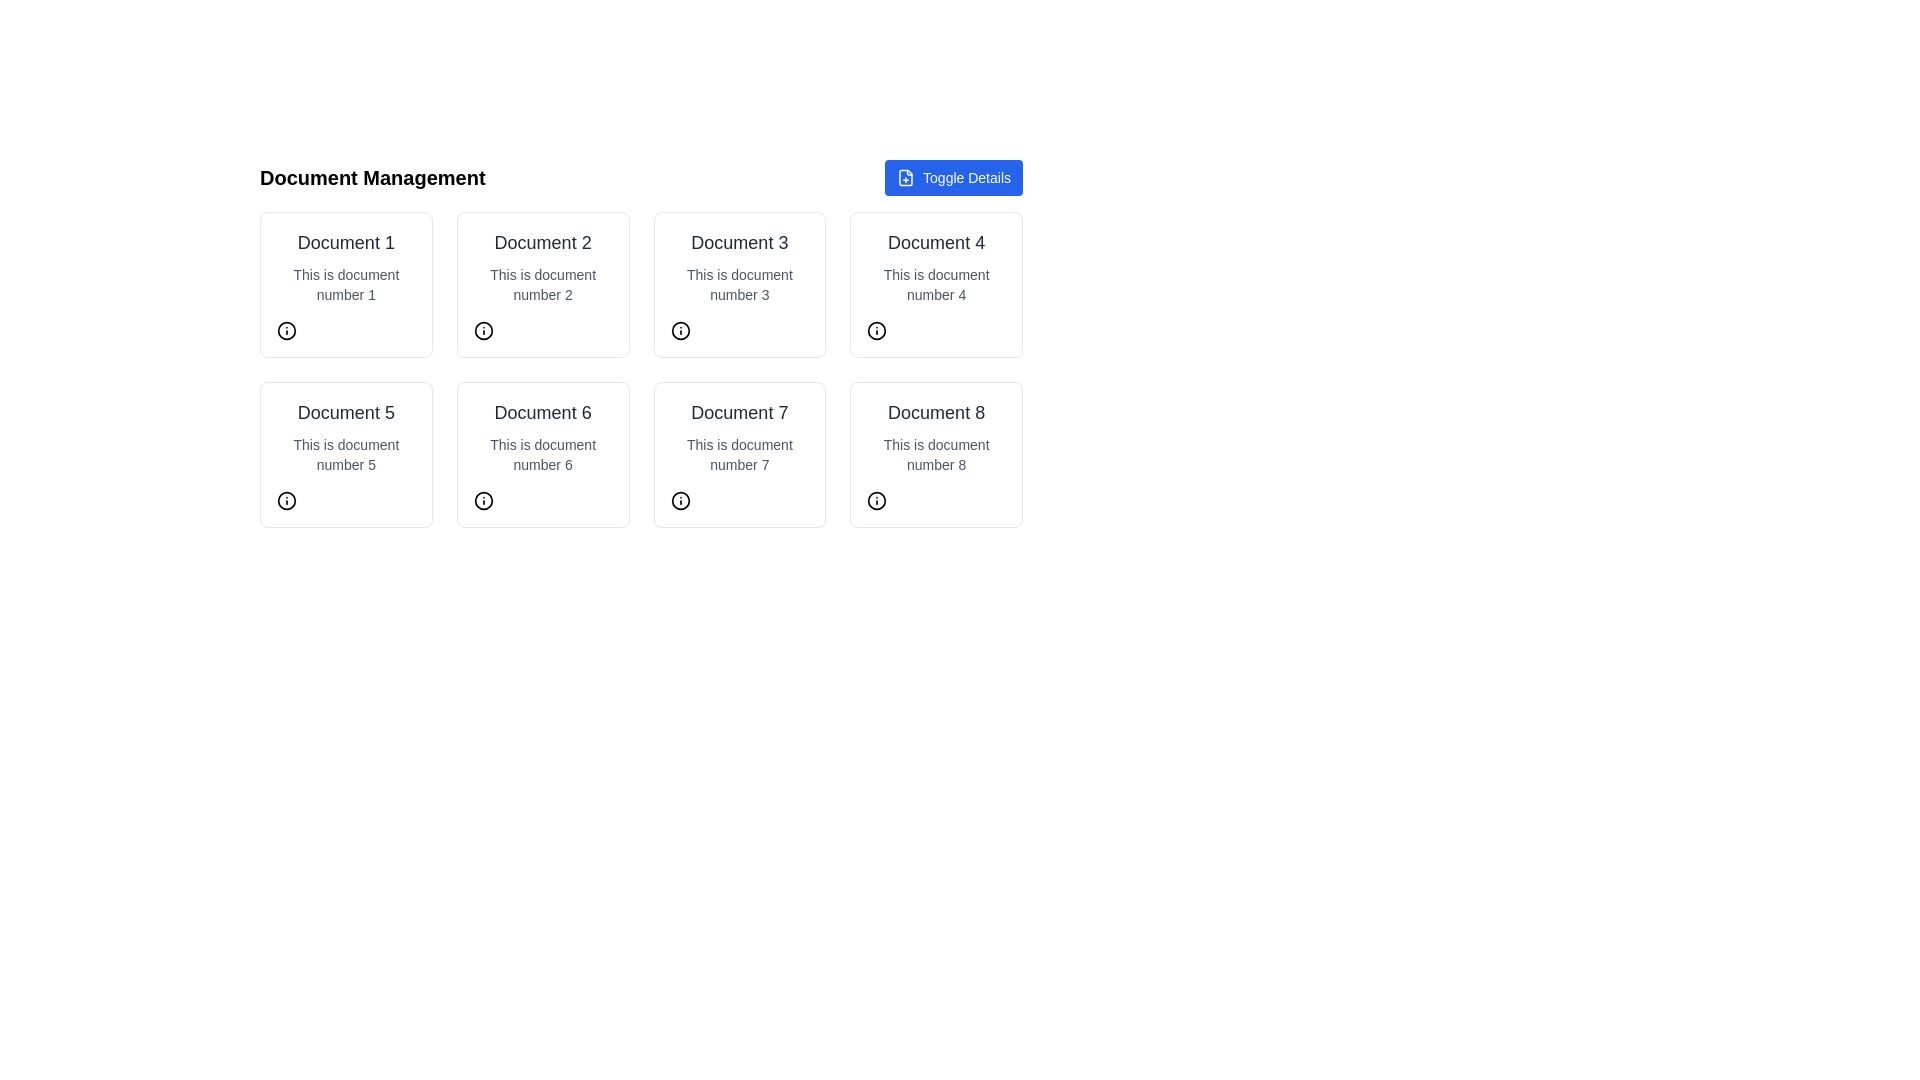  What do you see at coordinates (286, 500) in the screenshot?
I see `the 'info' icon associated with 'Document 5', located at the bottom-left corner of its corresponding card` at bounding box center [286, 500].